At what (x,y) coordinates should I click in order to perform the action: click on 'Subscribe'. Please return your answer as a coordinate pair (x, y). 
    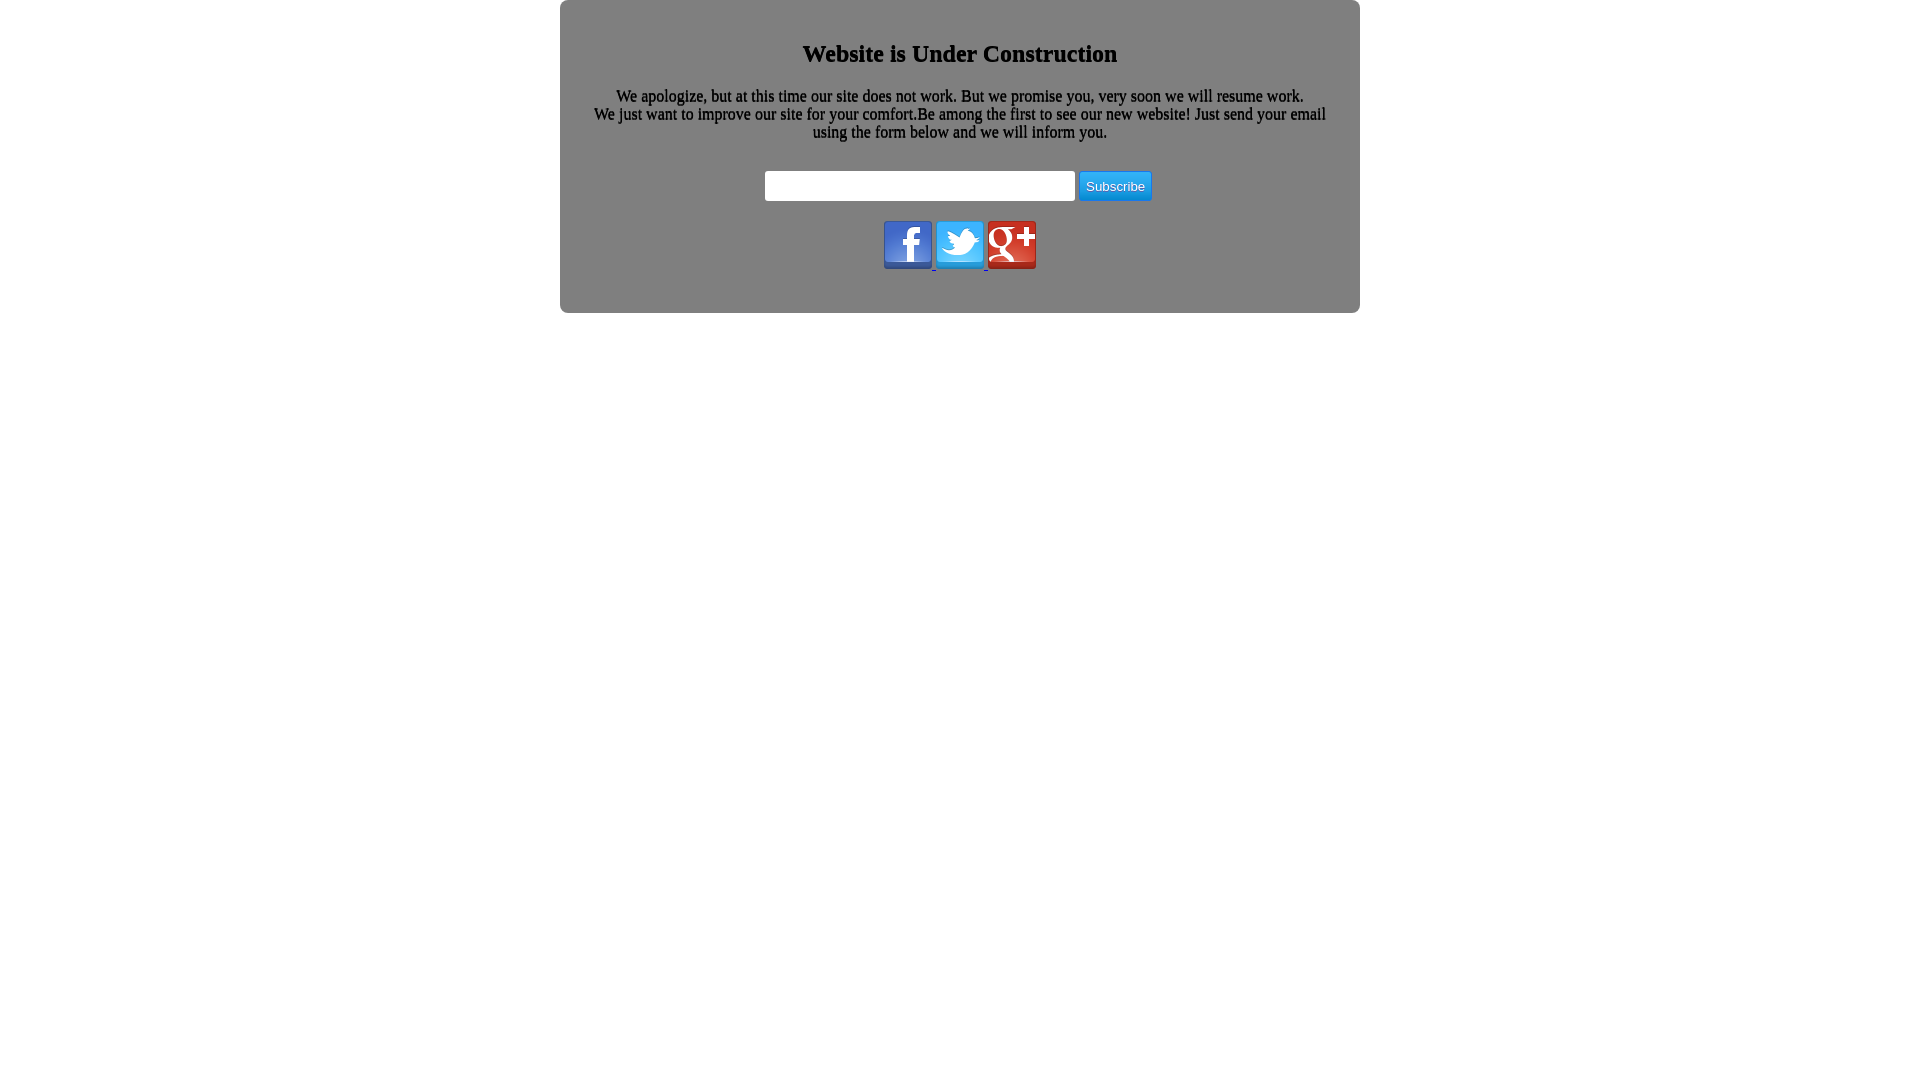
    Looking at the image, I should click on (1078, 185).